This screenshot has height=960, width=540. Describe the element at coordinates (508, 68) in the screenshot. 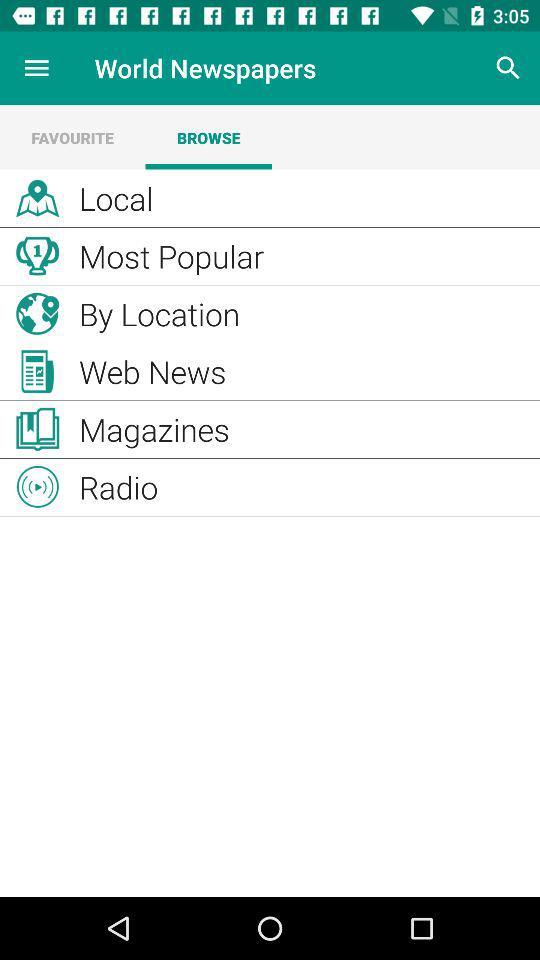

I see `app next to the world newspapers app` at that location.